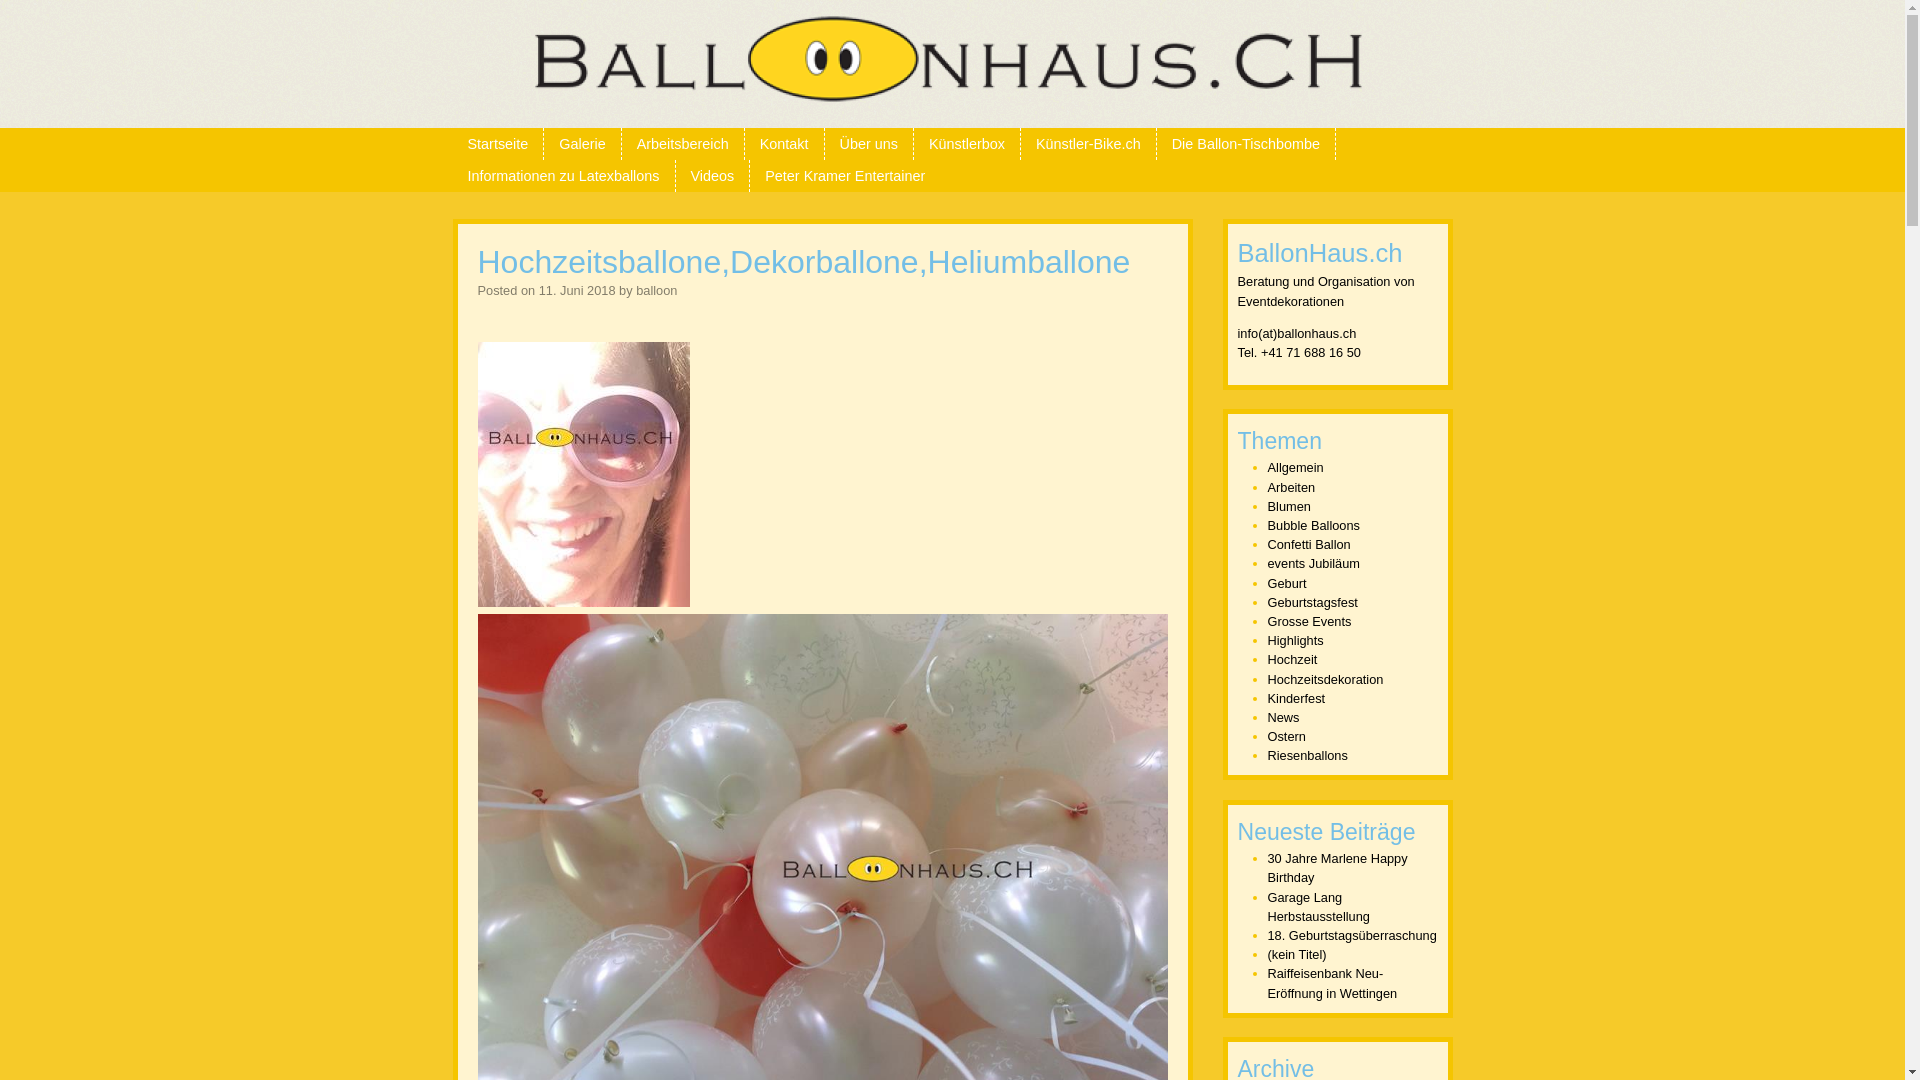  Describe the element at coordinates (1296, 467) in the screenshot. I see `'Allgemein'` at that location.